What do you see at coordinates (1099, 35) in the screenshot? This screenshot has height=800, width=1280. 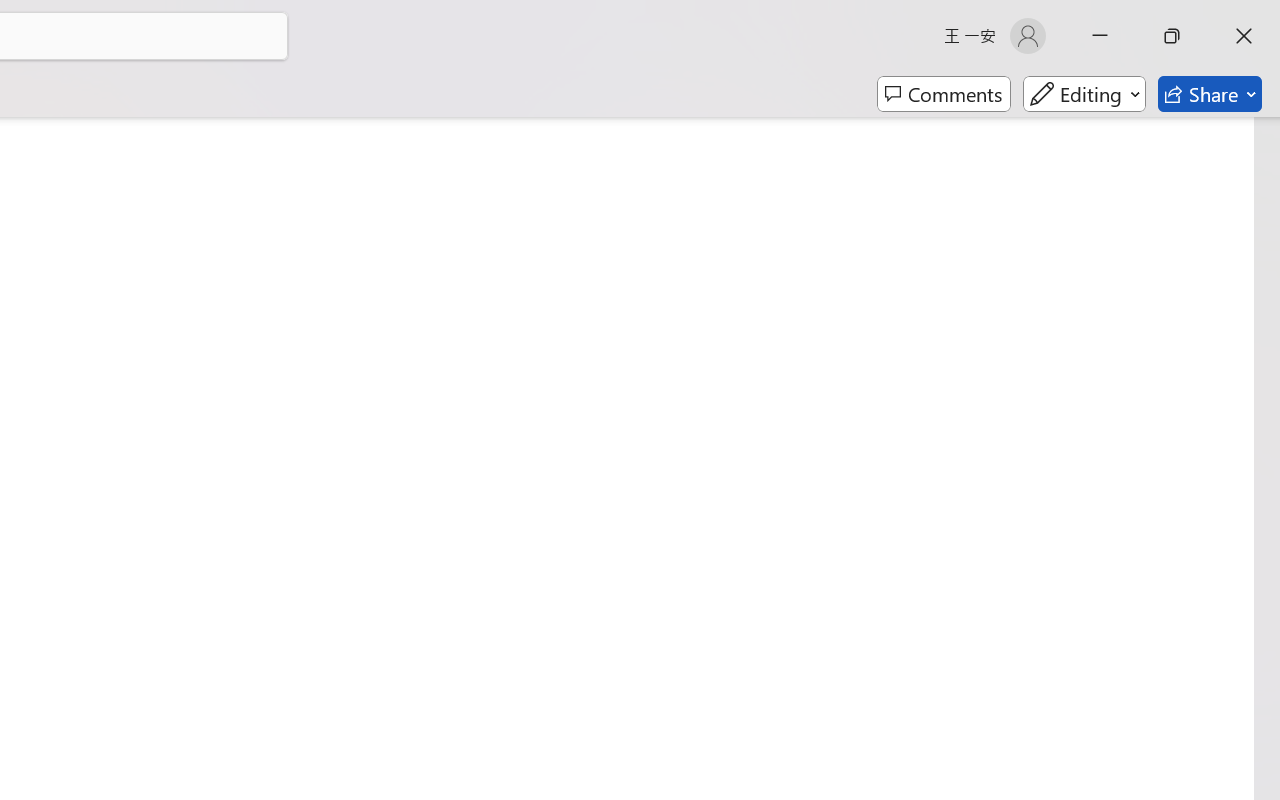 I see `'Minimize'` at bounding box center [1099, 35].